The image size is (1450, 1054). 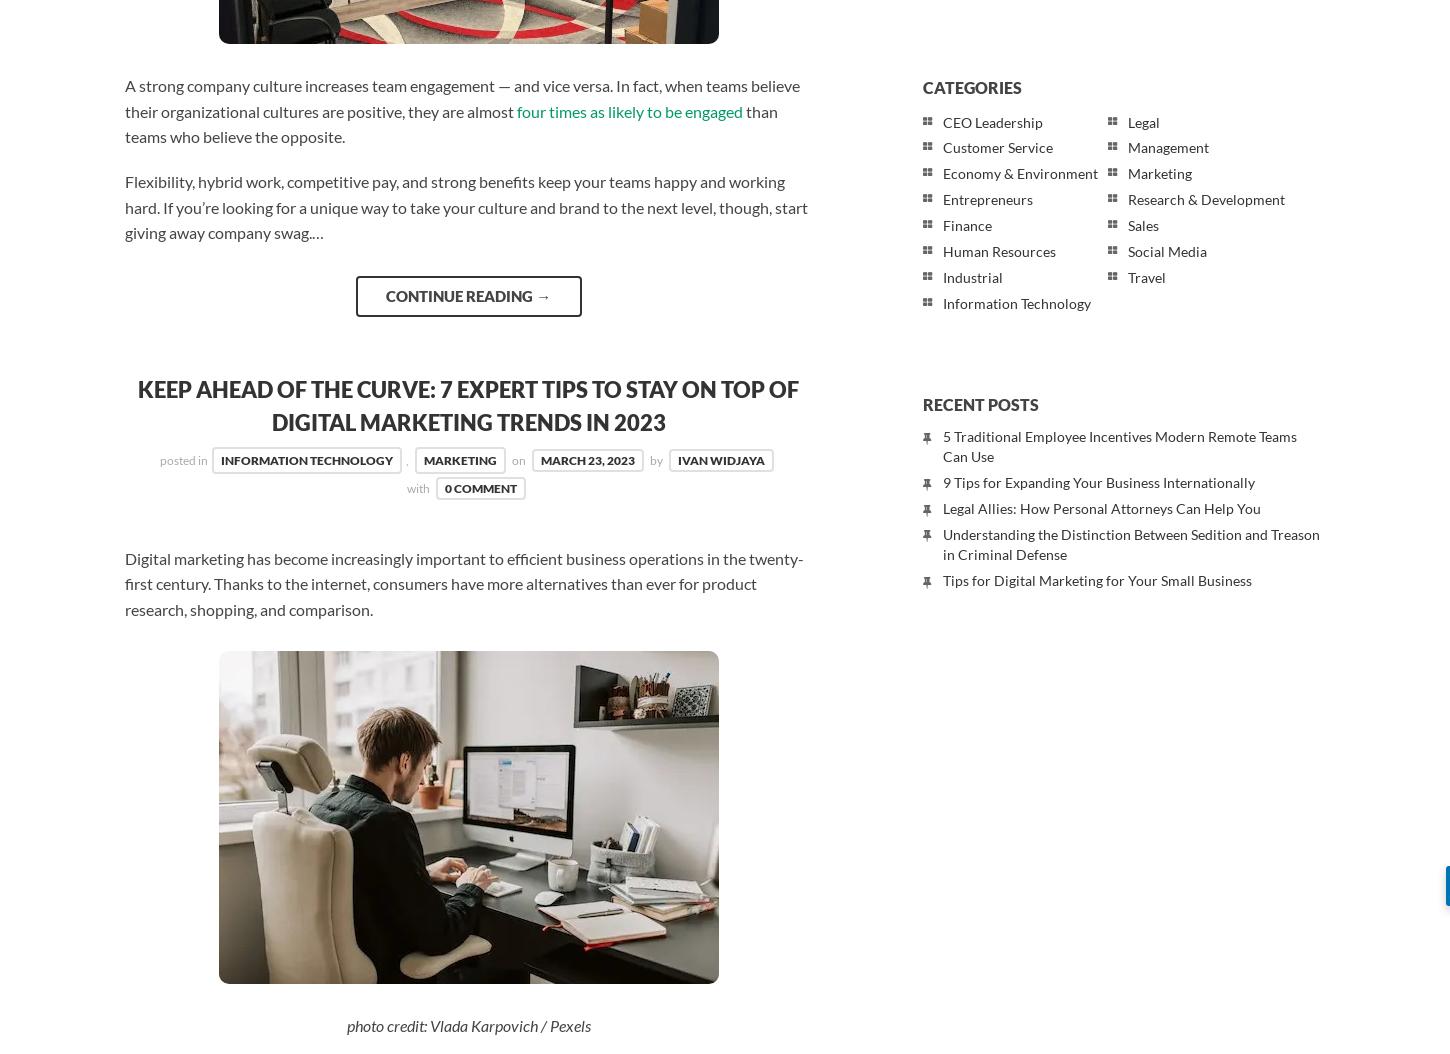 What do you see at coordinates (518, 459) in the screenshot?
I see `'on'` at bounding box center [518, 459].